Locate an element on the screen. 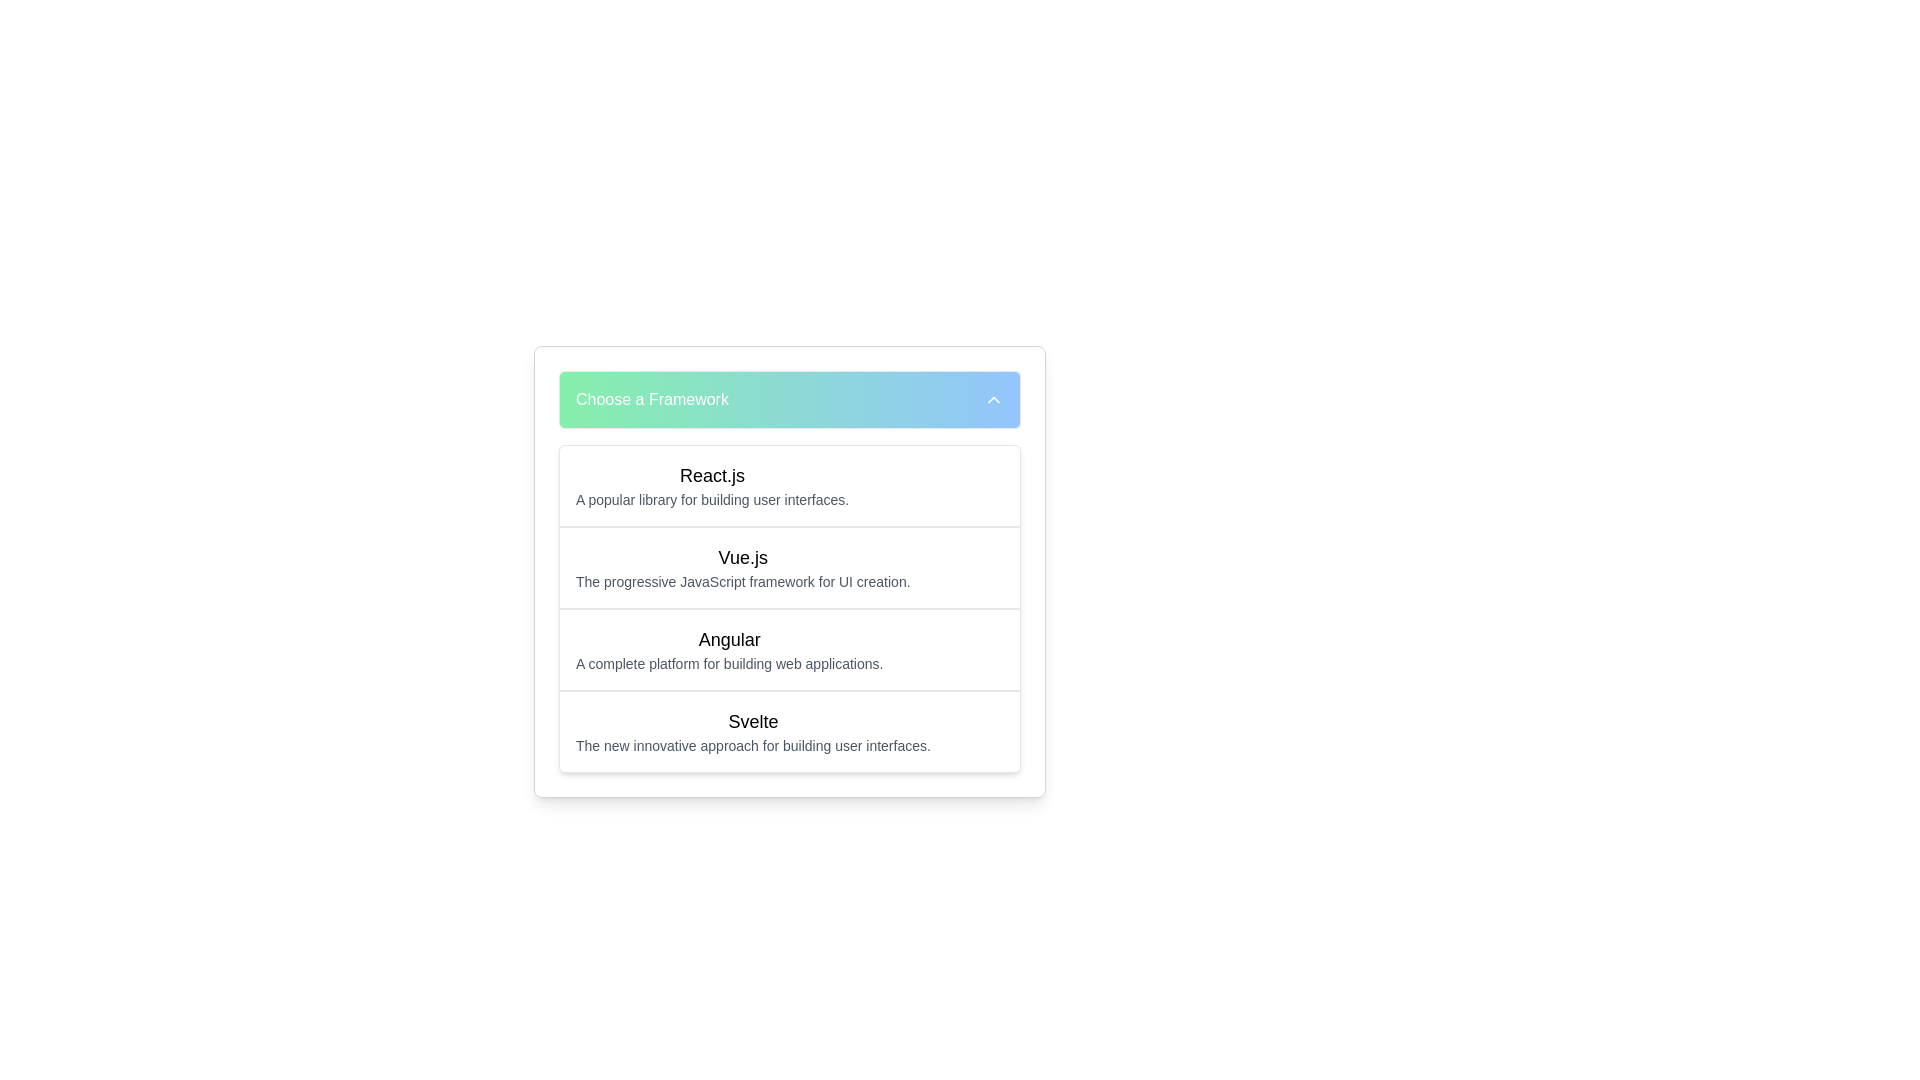 The width and height of the screenshot is (1920, 1080). descriptive text located directly below the 'Svelte' heading, which highlights its innovative approach to building user interfaces is located at coordinates (752, 745).